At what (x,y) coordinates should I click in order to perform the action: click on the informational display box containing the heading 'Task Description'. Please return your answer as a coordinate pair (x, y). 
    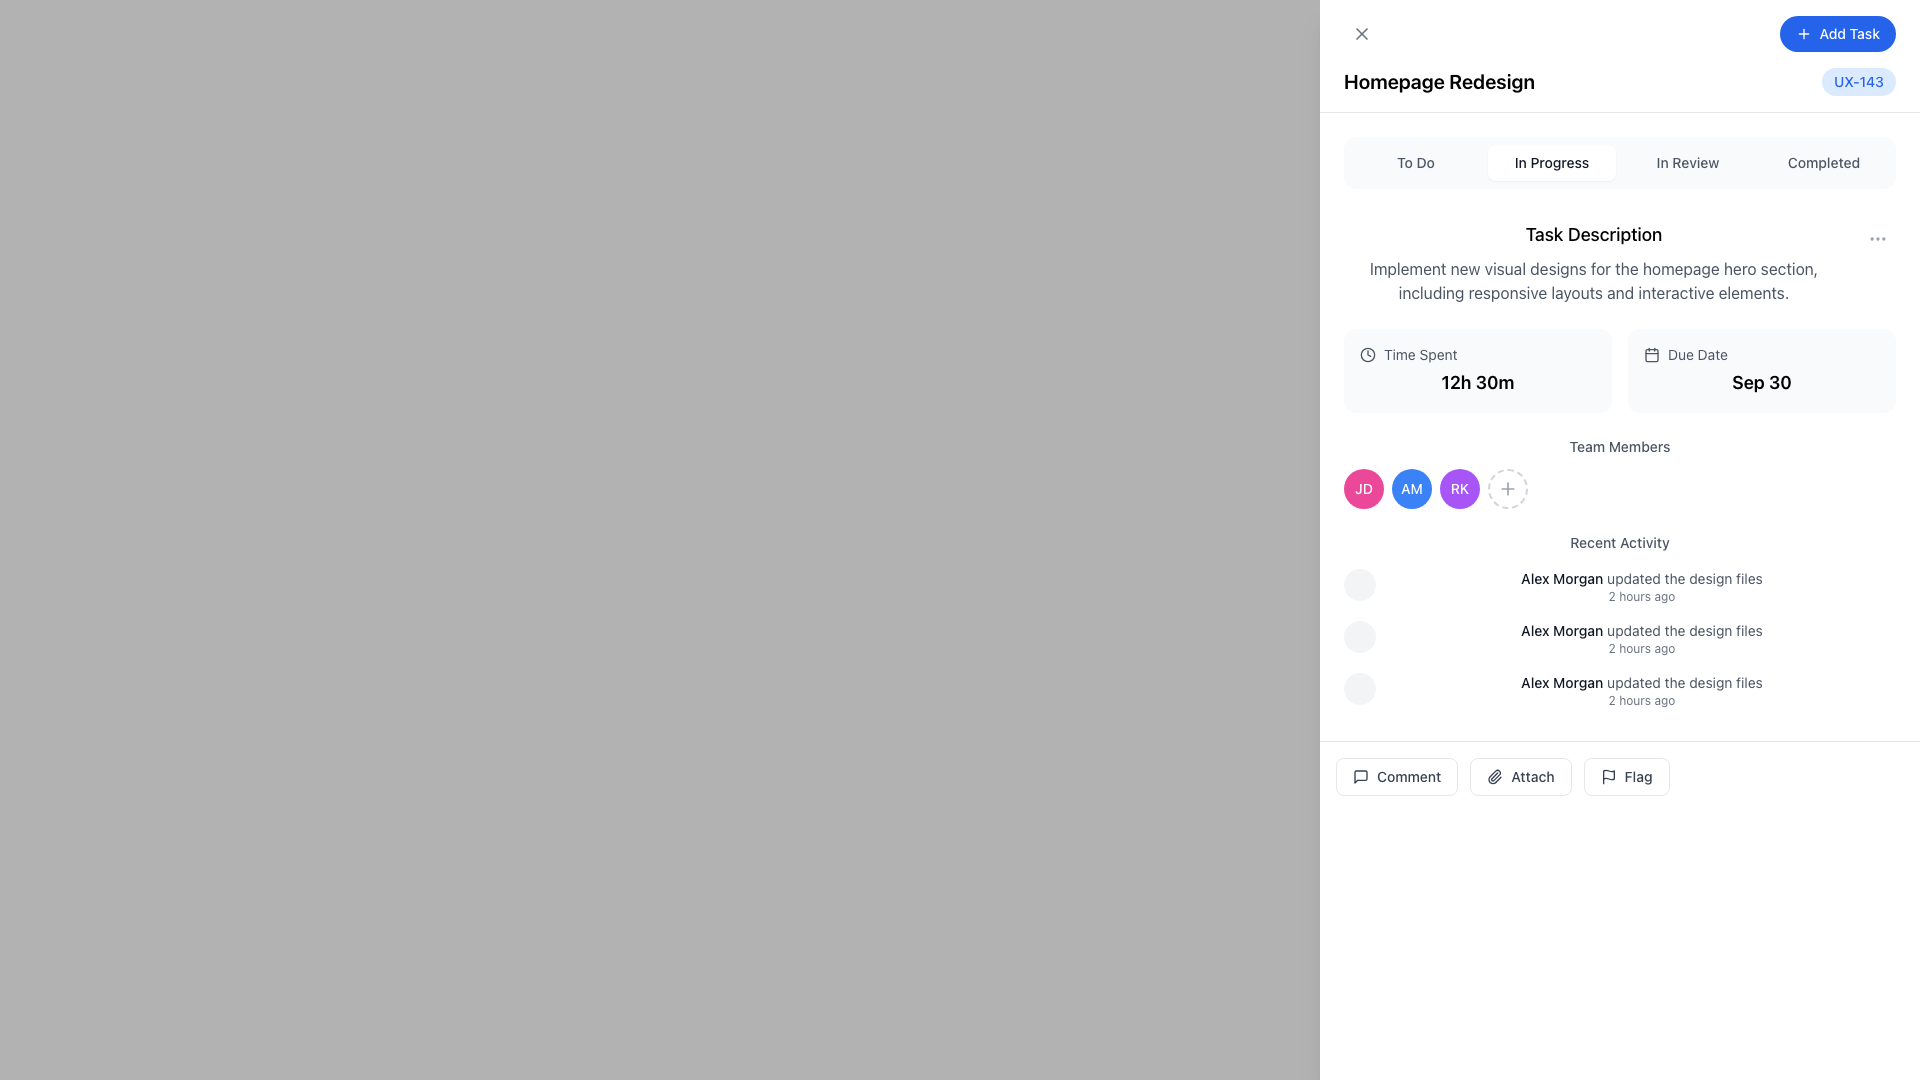
    Looking at the image, I should click on (1620, 261).